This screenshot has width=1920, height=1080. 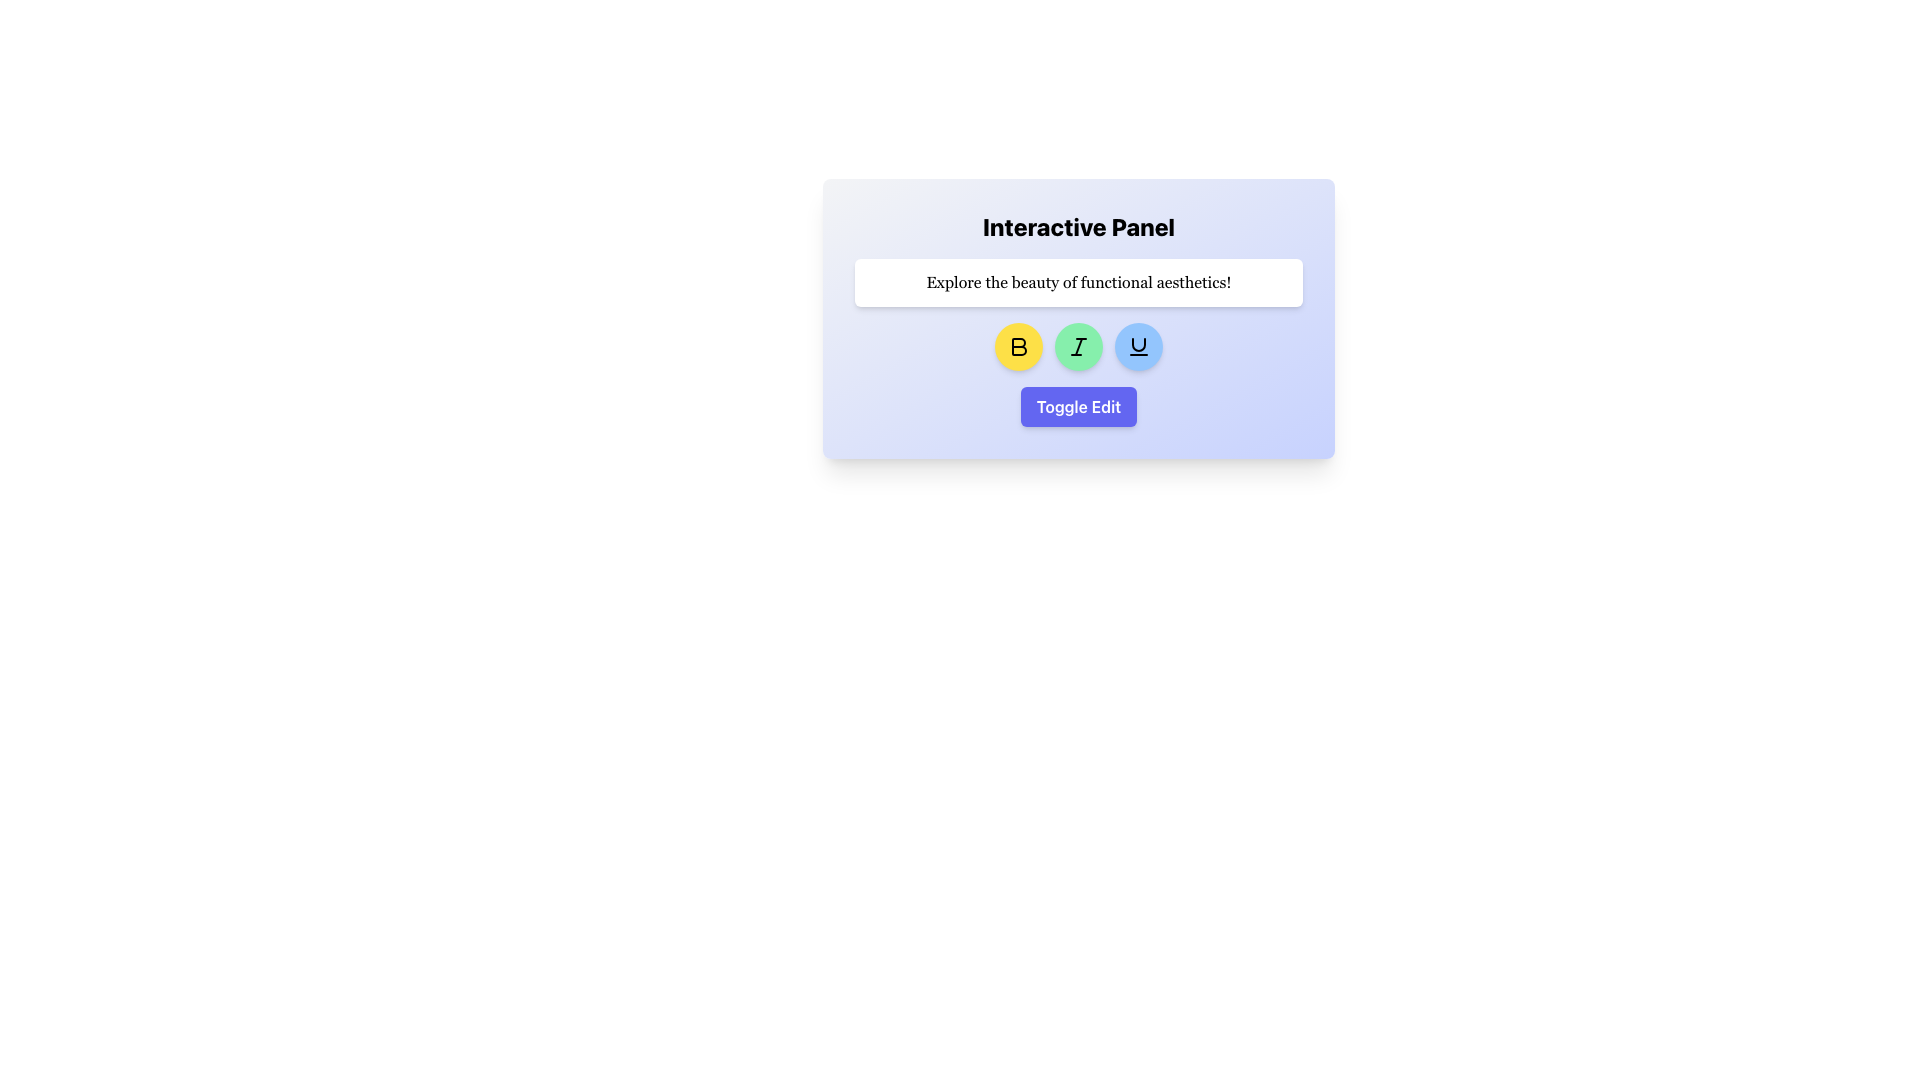 What do you see at coordinates (1138, 346) in the screenshot?
I see `the circular button with a light blue background and an underlined 'U' icon` at bounding box center [1138, 346].